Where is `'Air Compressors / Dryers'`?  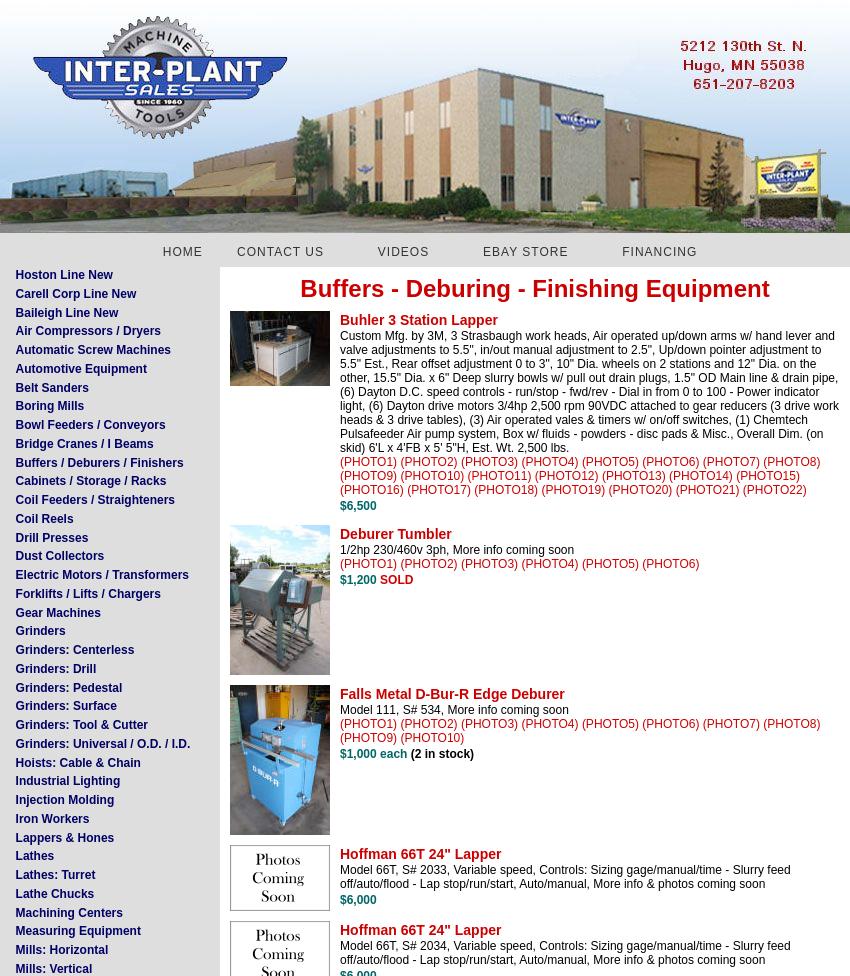
'Air Compressors / Dryers' is located at coordinates (86, 330).